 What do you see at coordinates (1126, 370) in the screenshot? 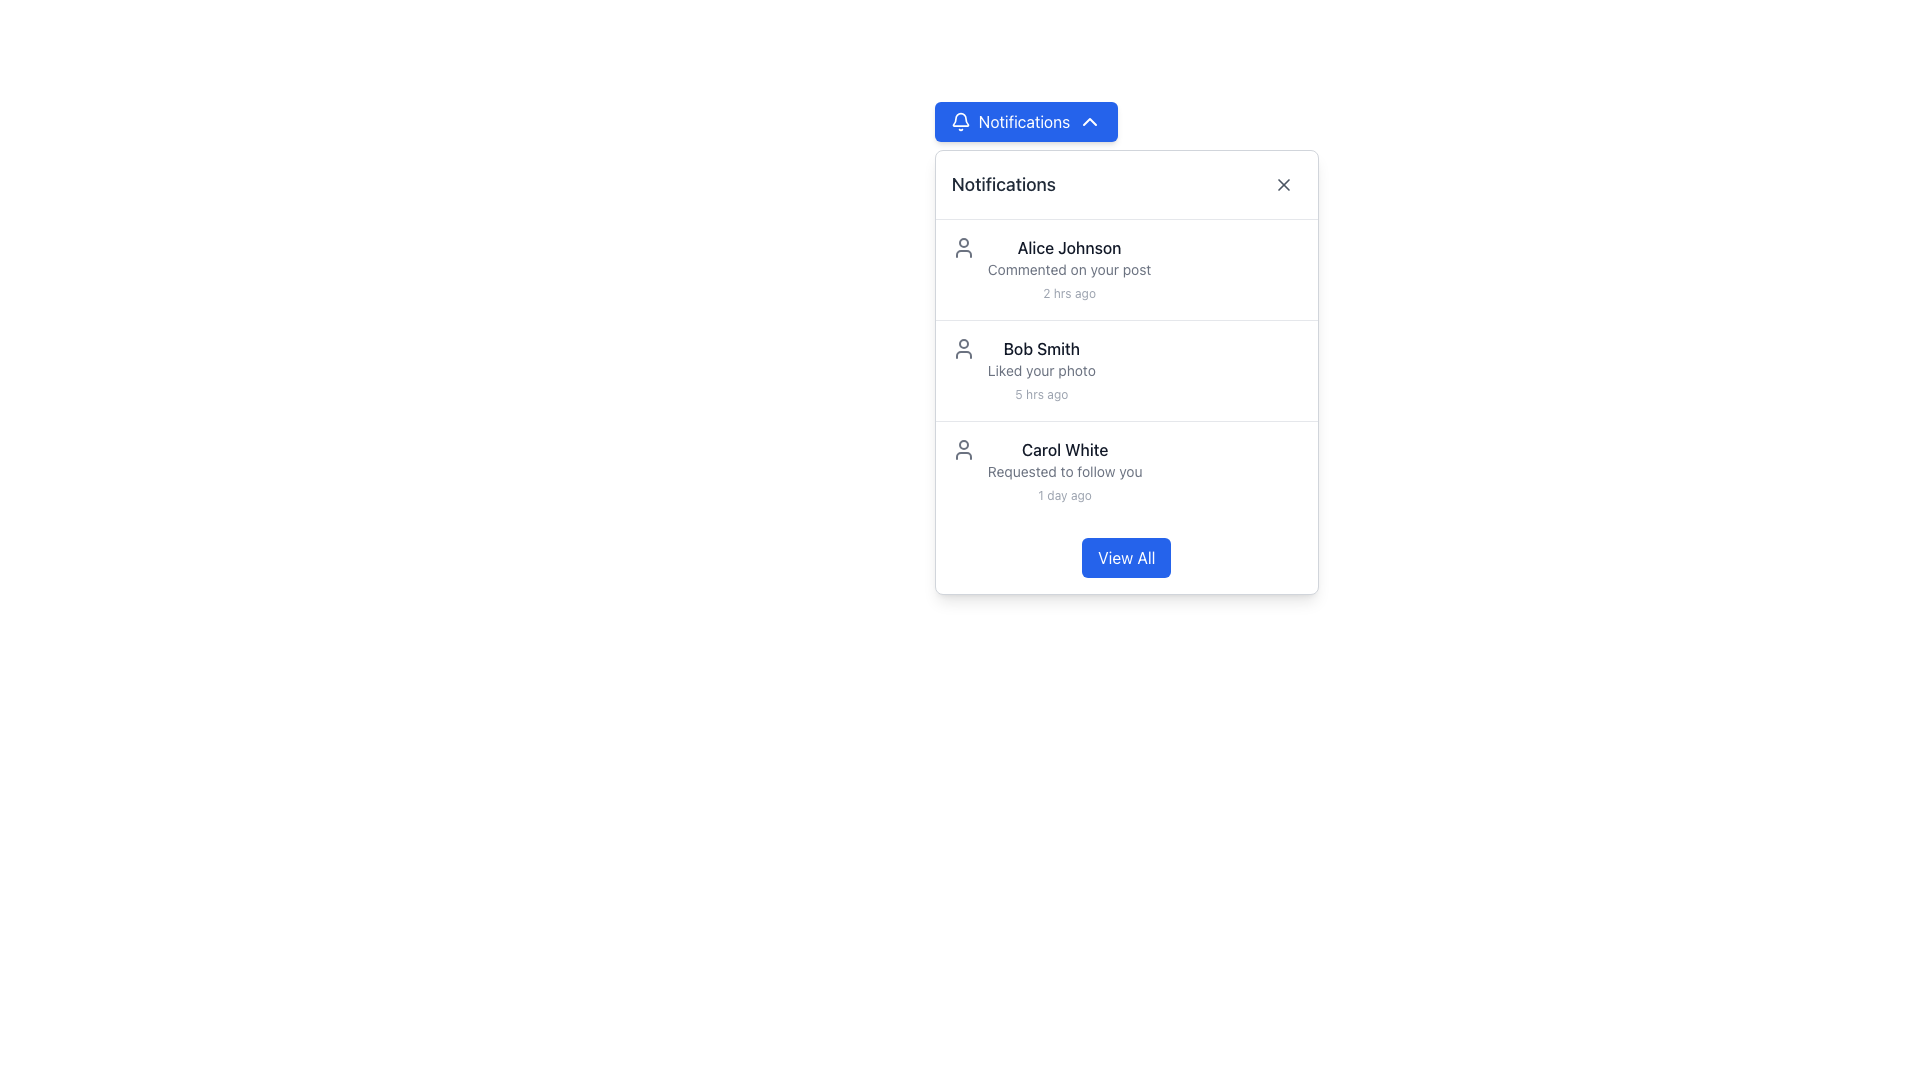
I see `a notification item in the Notification list` at bounding box center [1126, 370].